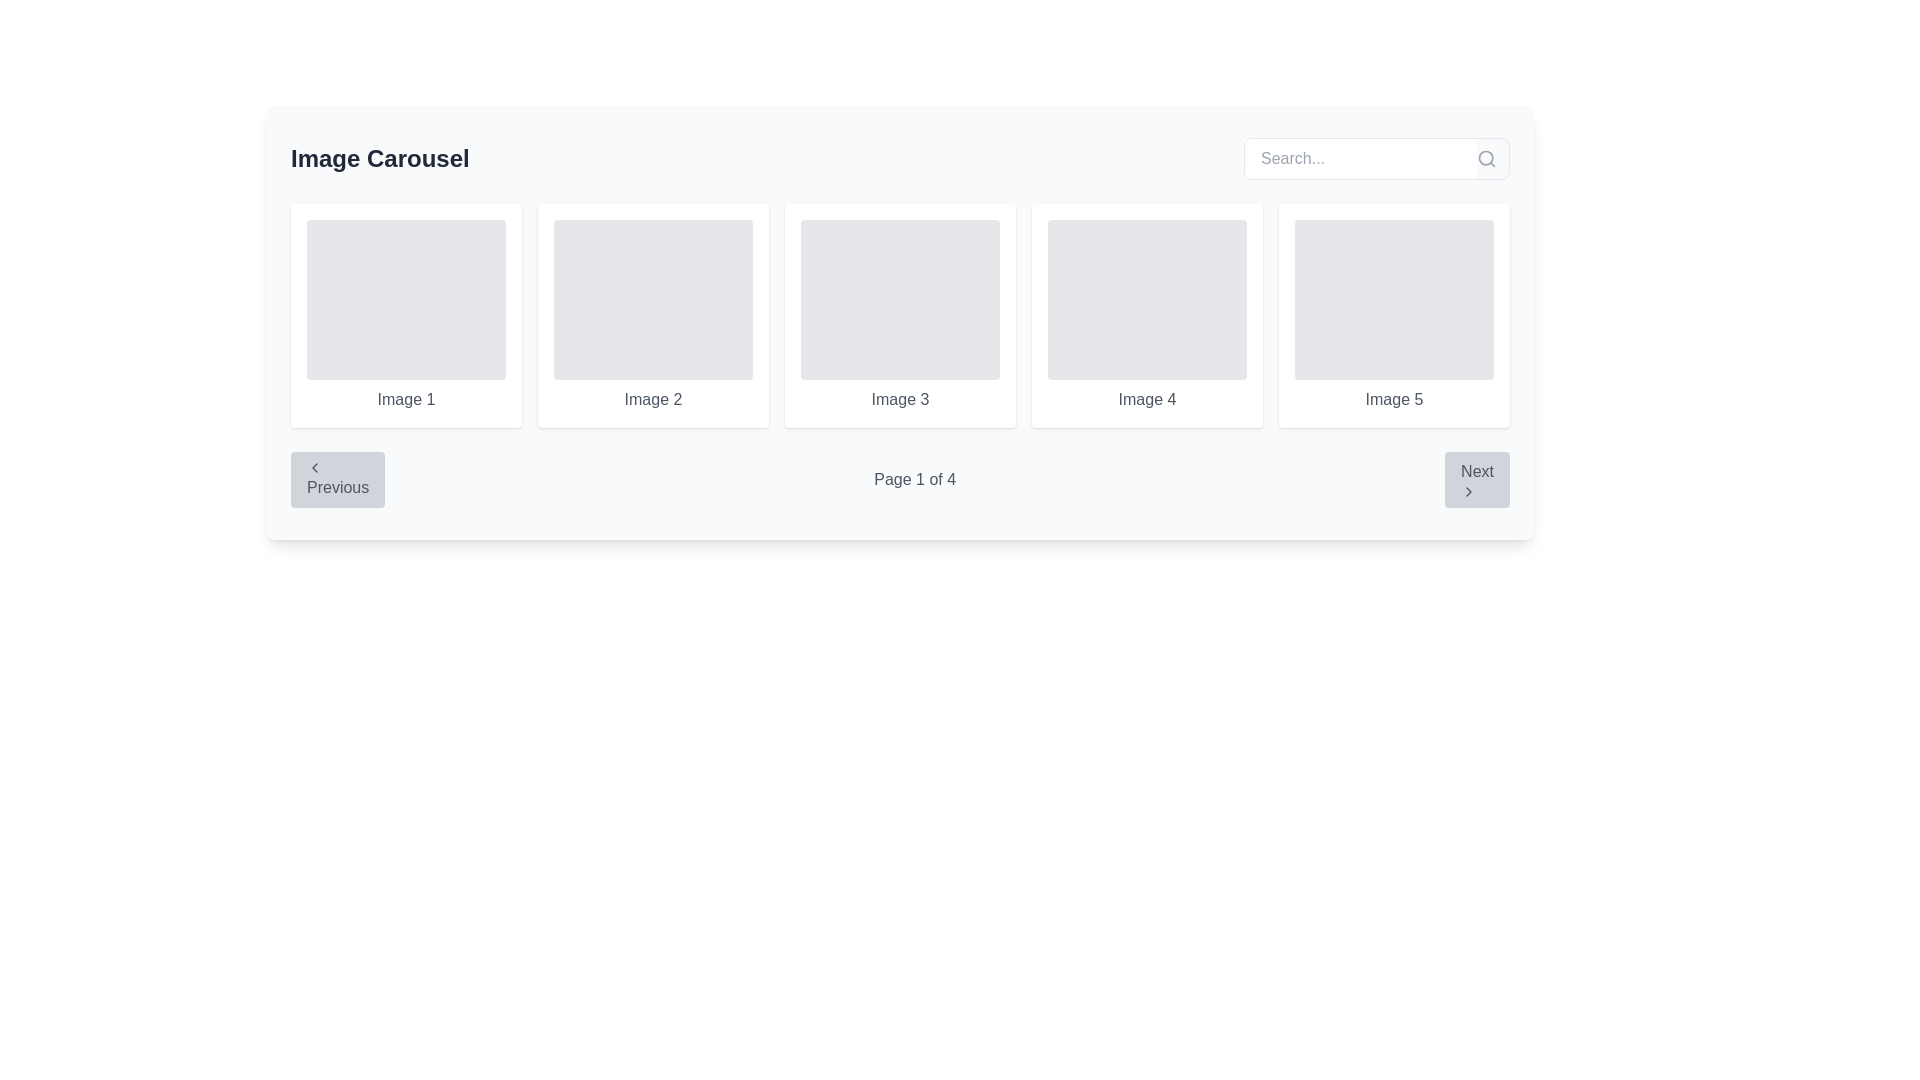 The image size is (1920, 1080). What do you see at coordinates (1393, 315) in the screenshot?
I see `the fifth card in the 'Image Carousel' that serves as a placeholder for 'Image 5'` at bounding box center [1393, 315].